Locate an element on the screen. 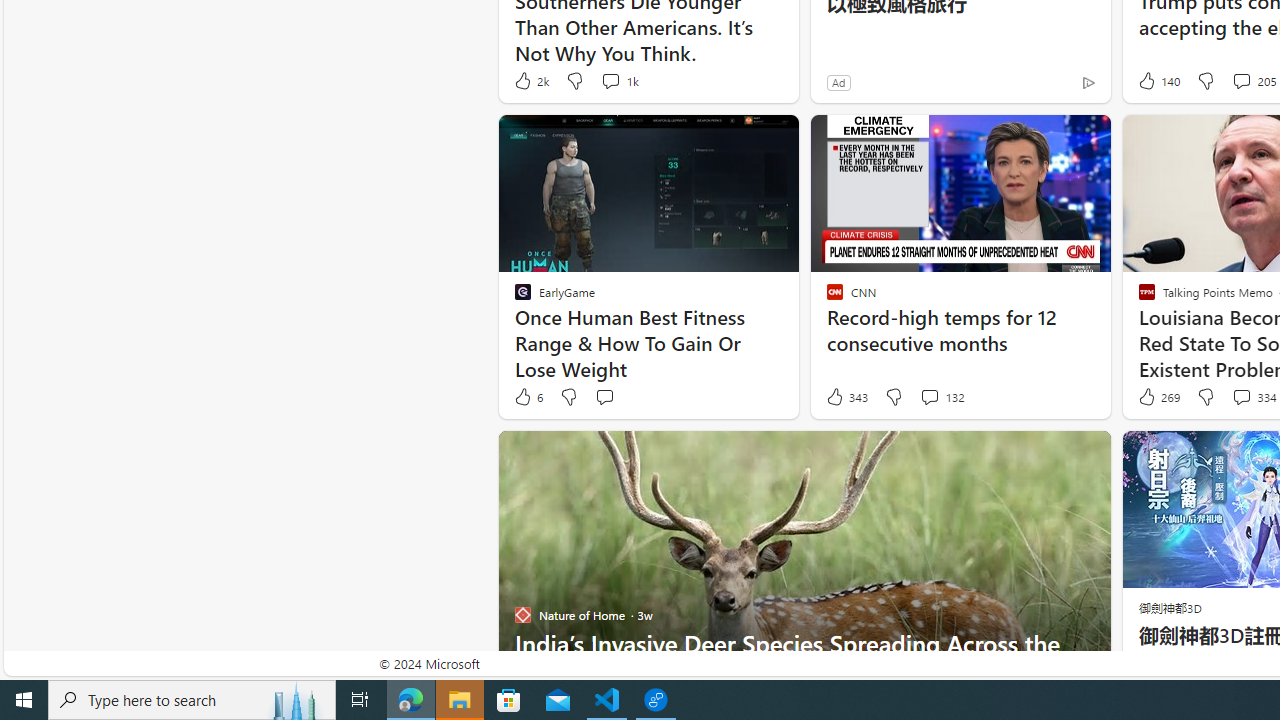 The image size is (1280, 720). 'View comments 1k Comment' is located at coordinates (617, 80).